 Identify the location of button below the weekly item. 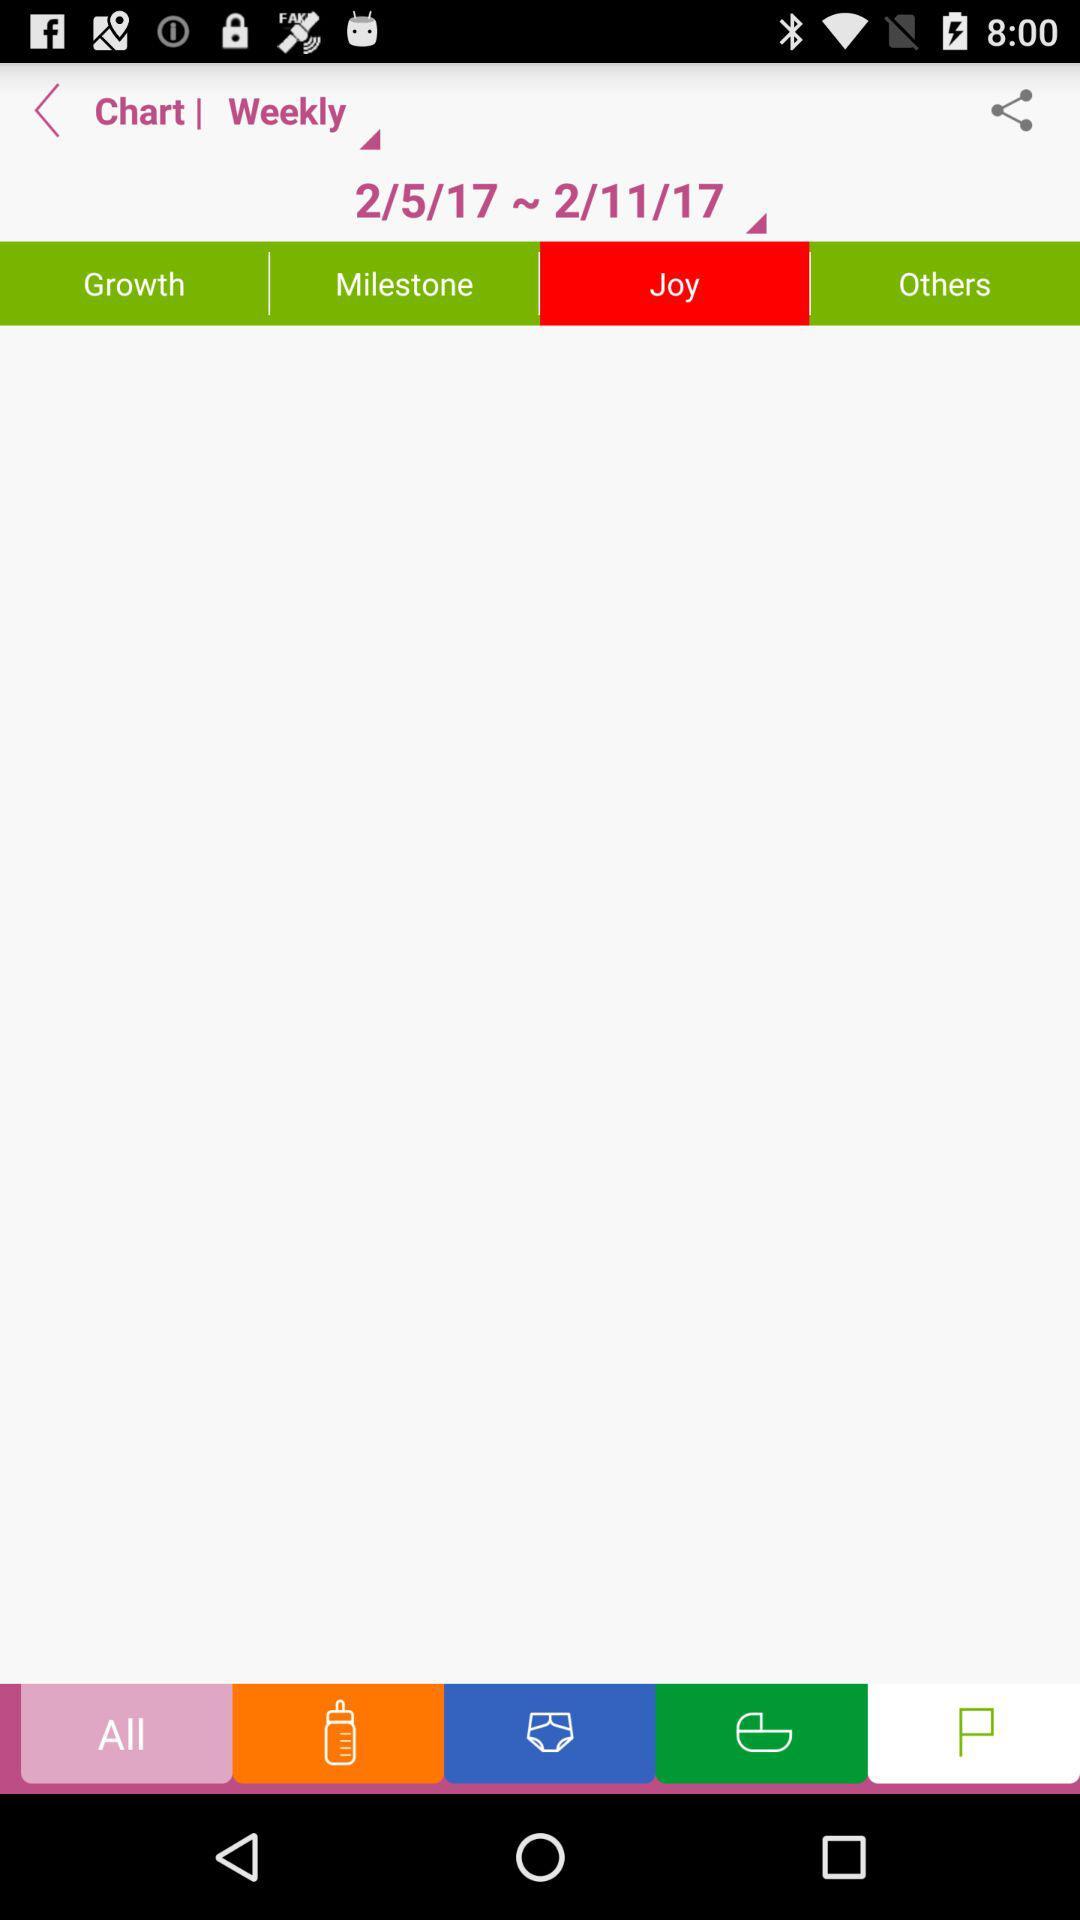
(538, 199).